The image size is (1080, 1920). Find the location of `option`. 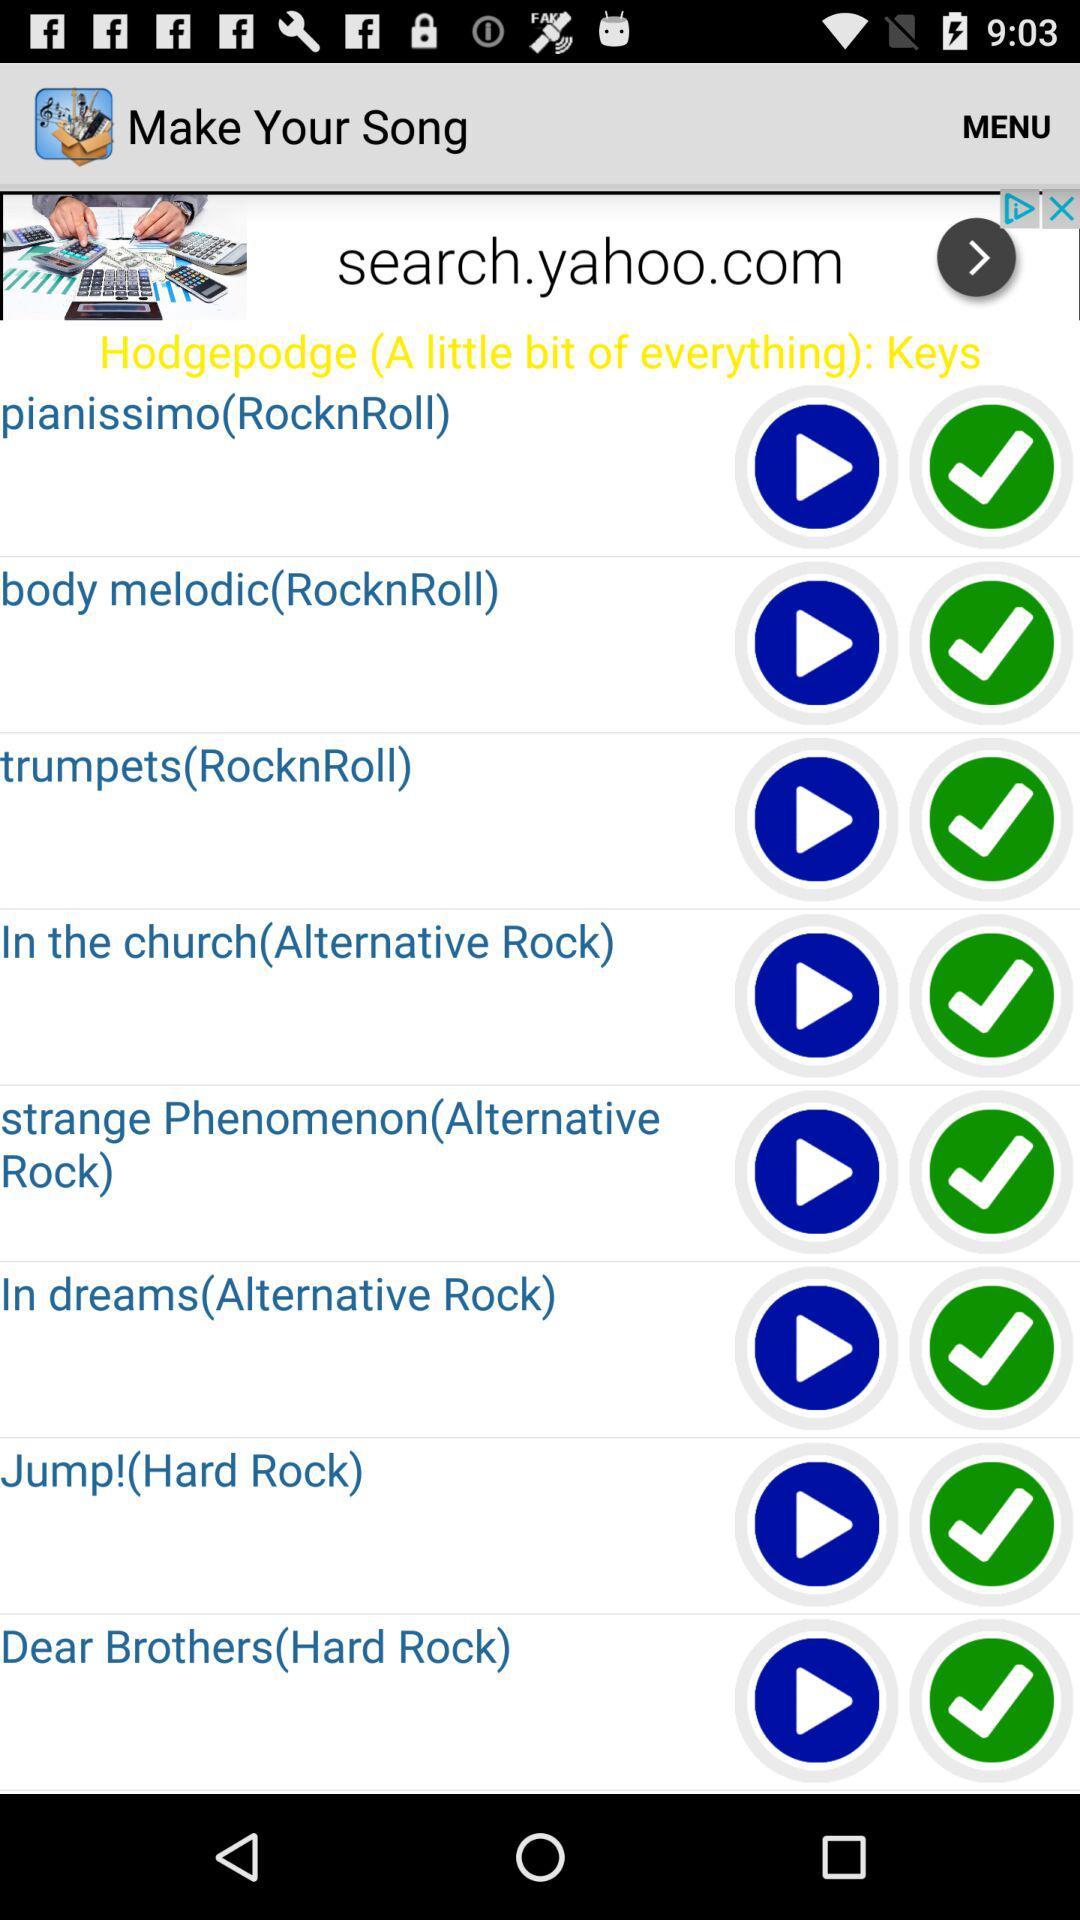

option is located at coordinates (817, 644).